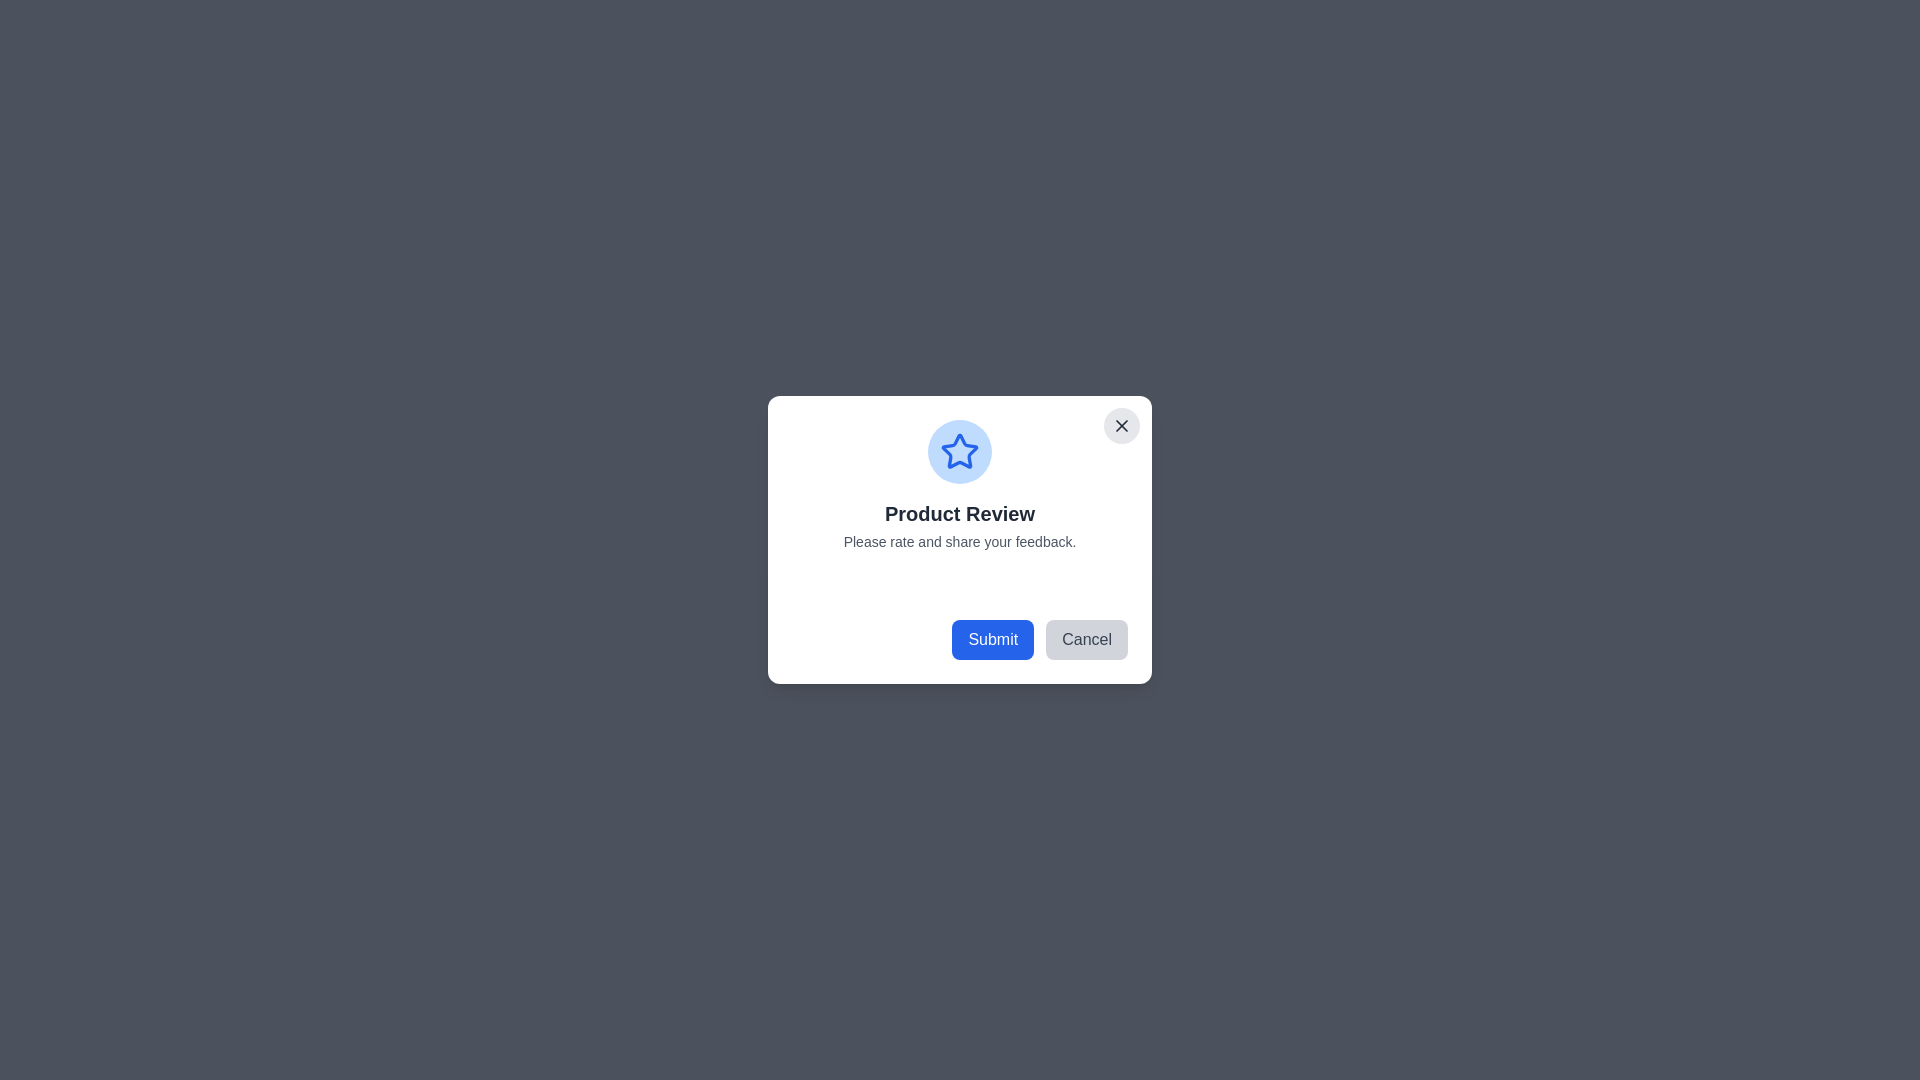  Describe the element at coordinates (993, 640) in the screenshot. I see `the rectangular 'Submit' button with a blue background and white text, located under the 'Product Review' text in the dialog box` at that location.